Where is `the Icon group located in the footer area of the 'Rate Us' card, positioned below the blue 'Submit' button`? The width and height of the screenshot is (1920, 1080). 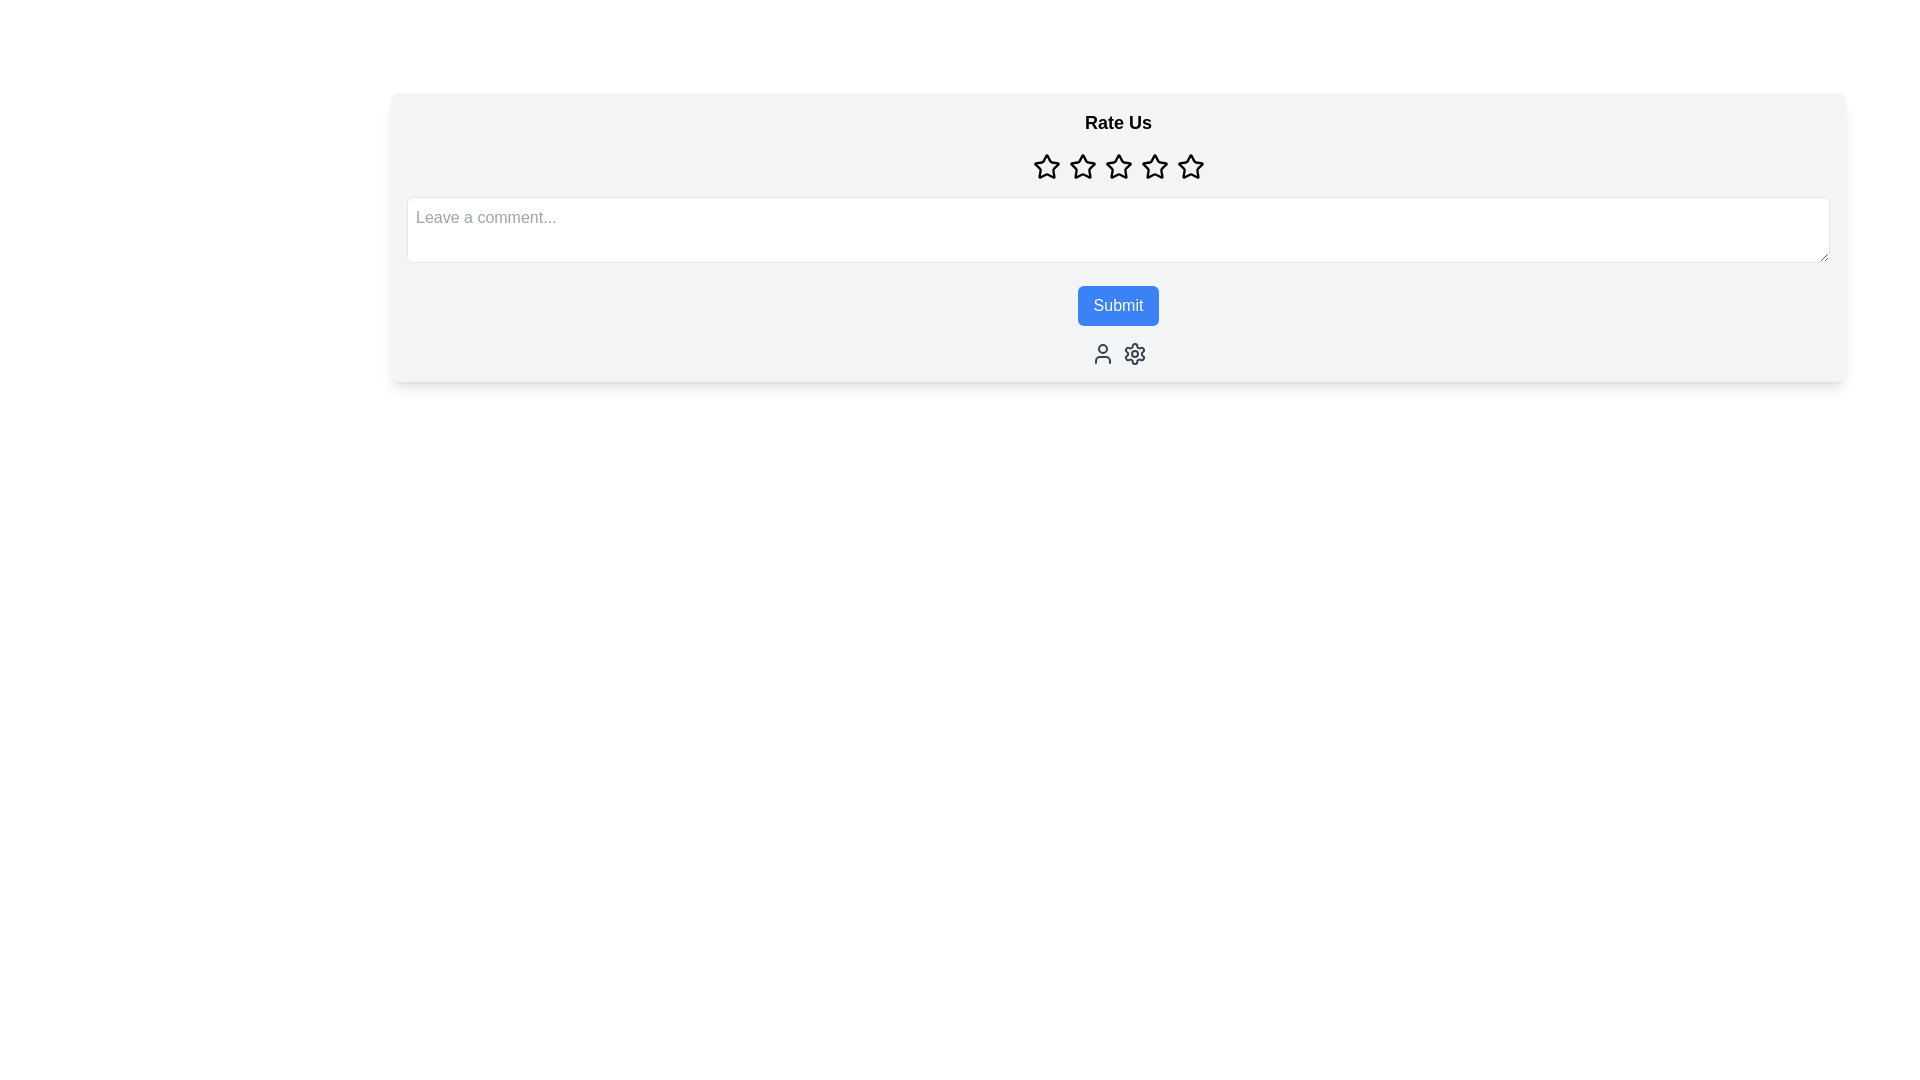
the Icon group located in the footer area of the 'Rate Us' card, positioned below the blue 'Submit' button is located at coordinates (1117, 353).